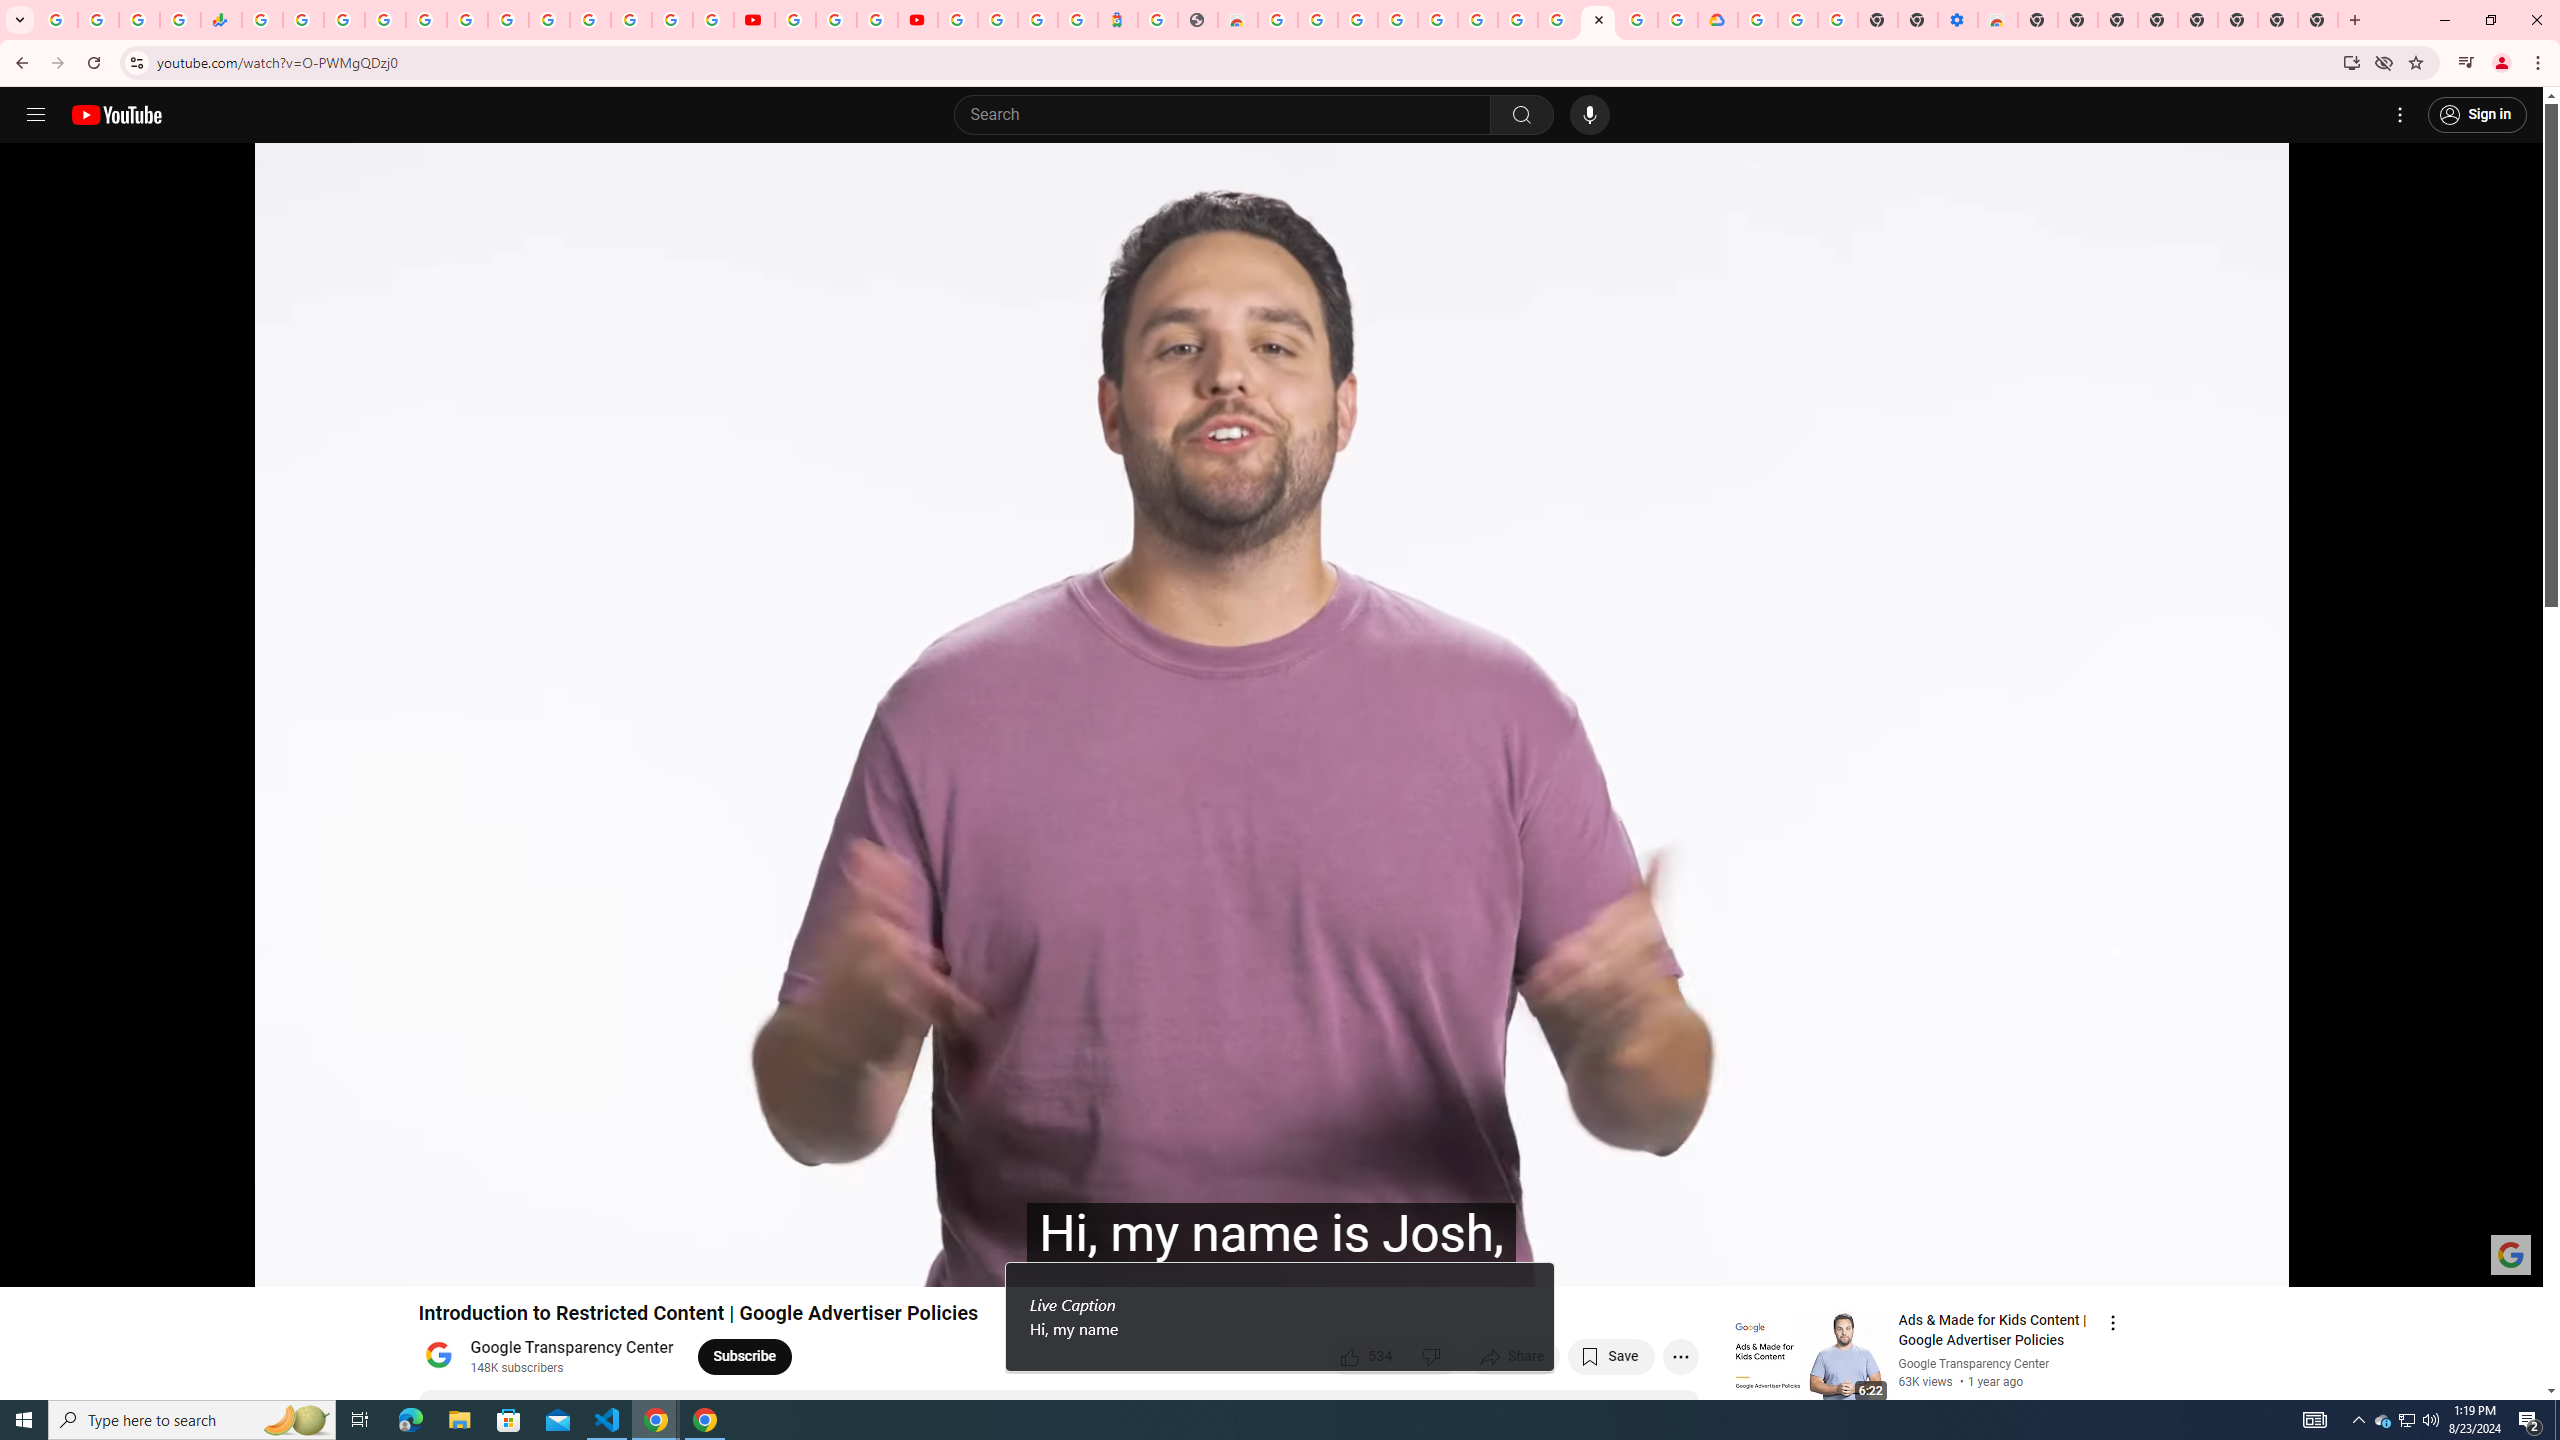  I want to click on 'Full screen (f)', so click(2507, 1261).